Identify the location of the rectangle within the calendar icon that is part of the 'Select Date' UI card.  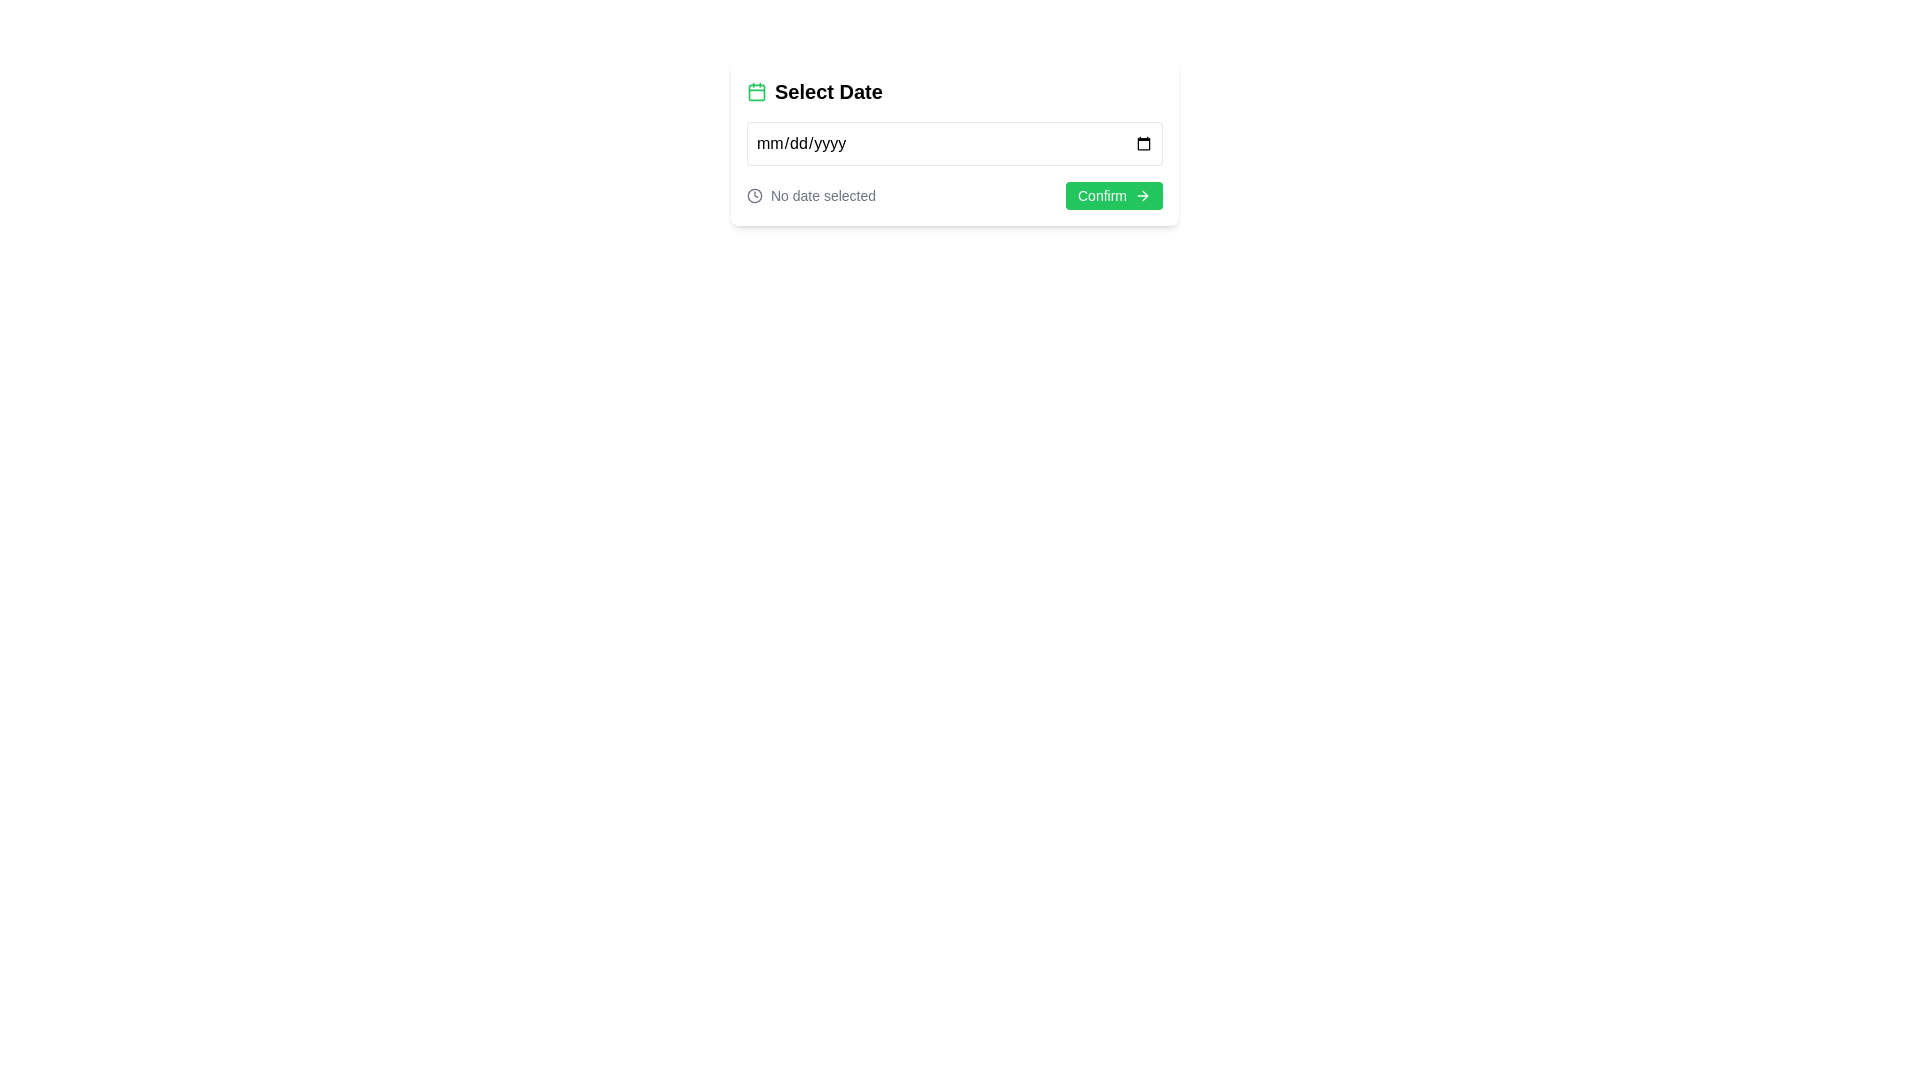
(756, 92).